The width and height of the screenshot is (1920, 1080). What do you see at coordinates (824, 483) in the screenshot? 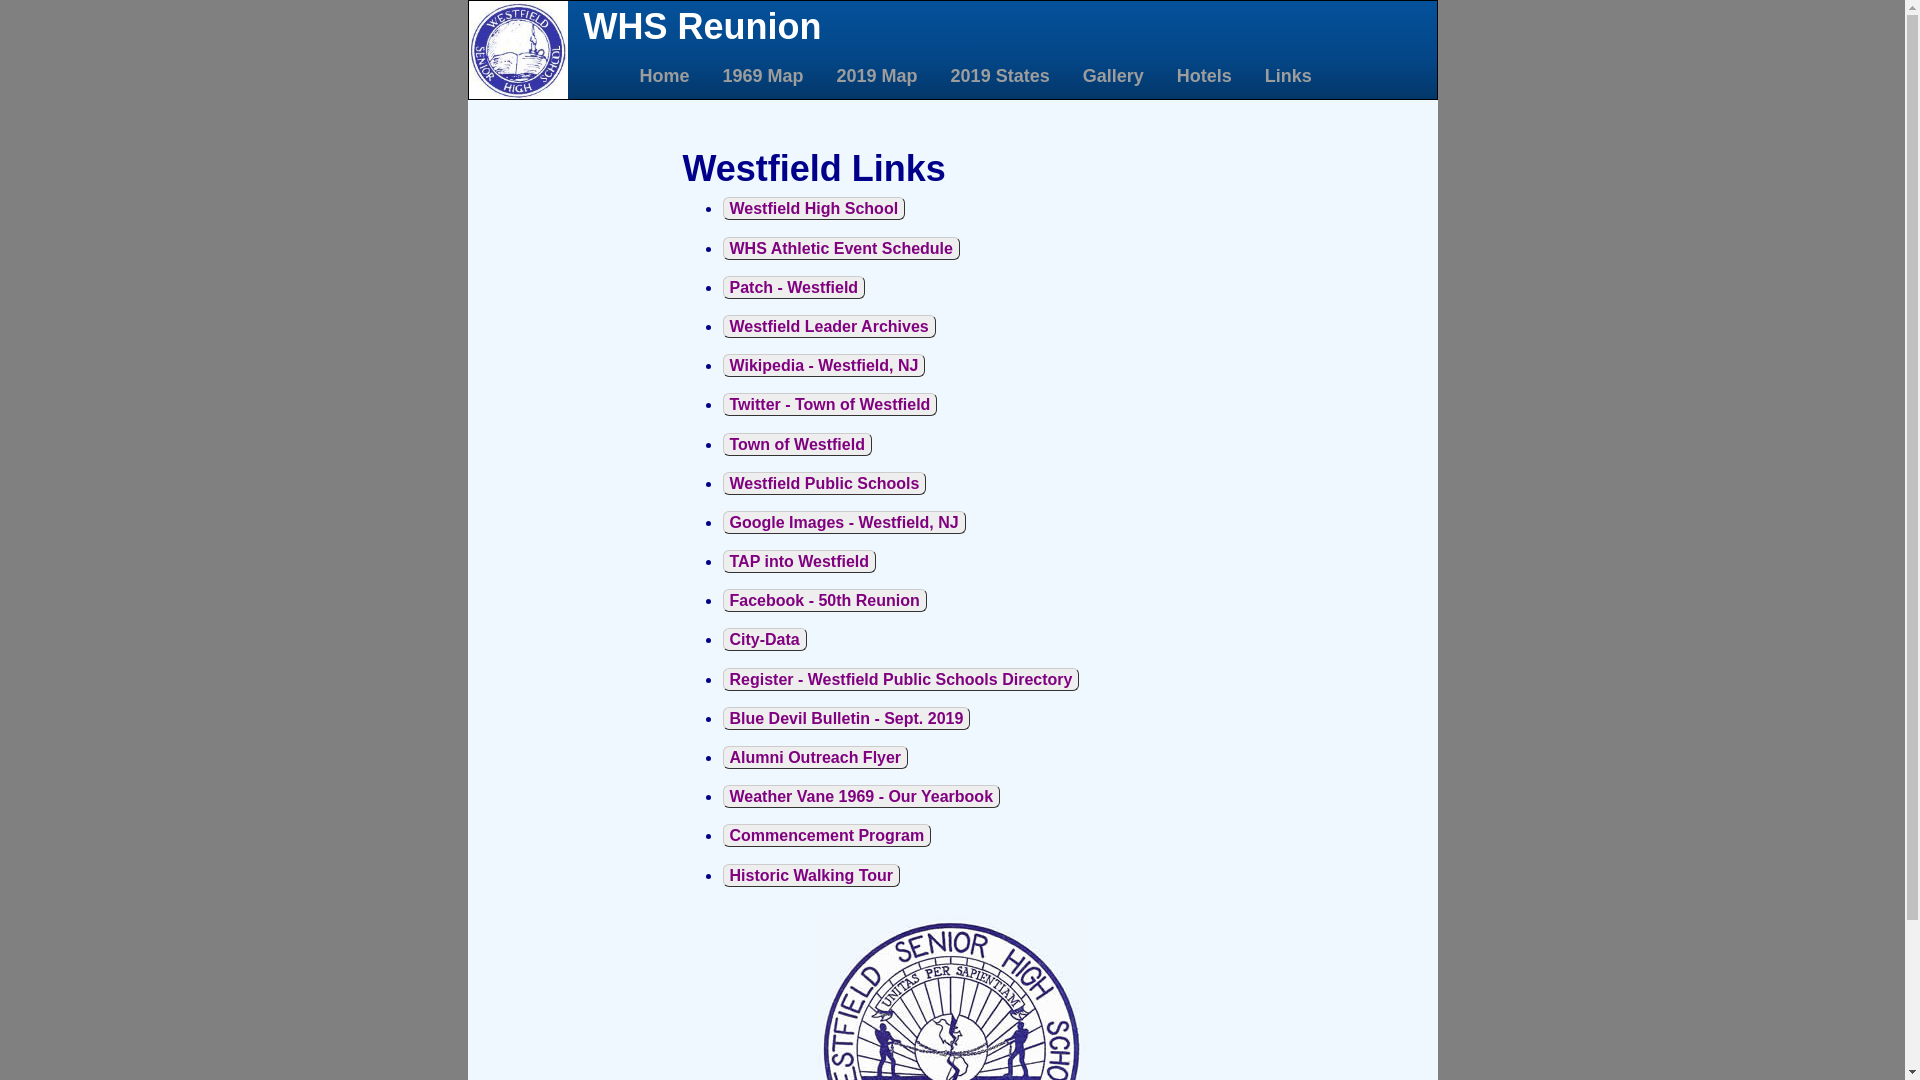
I see `'Westfield Public Schools'` at bounding box center [824, 483].